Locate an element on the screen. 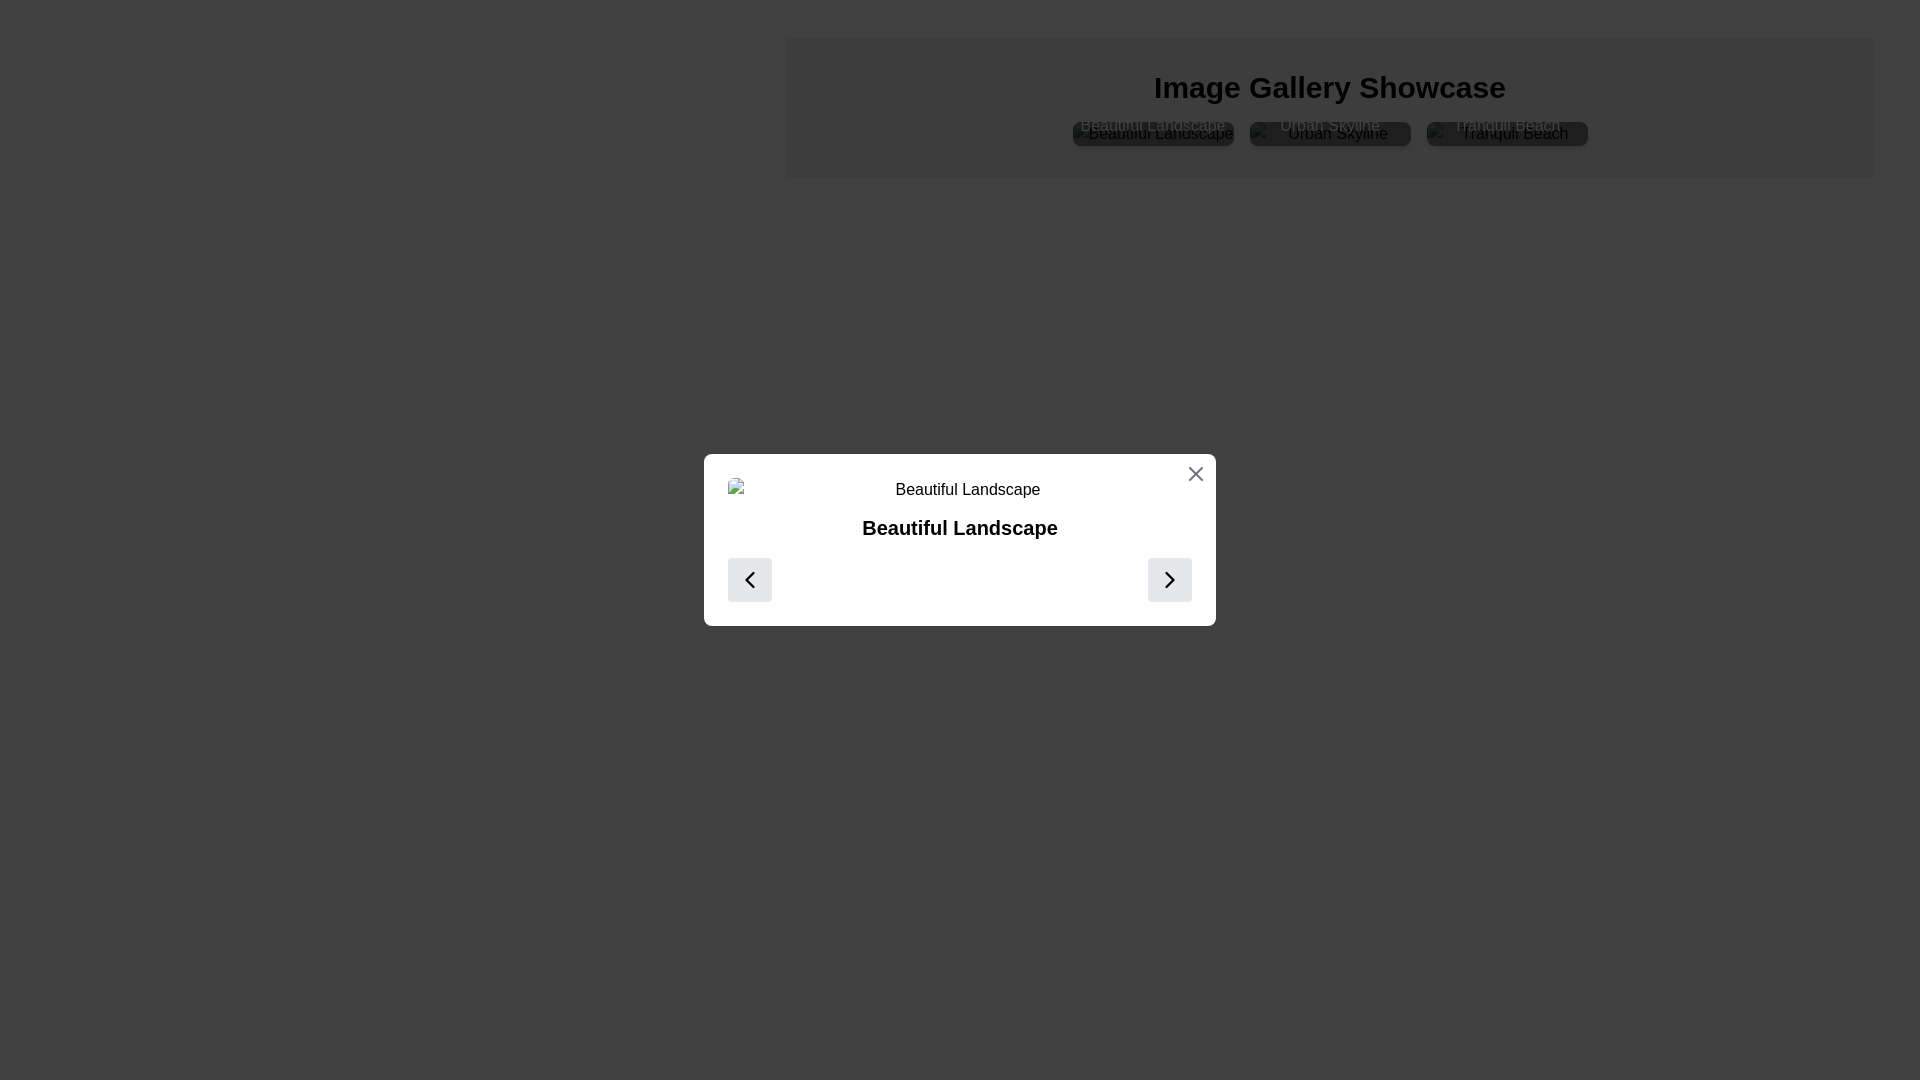  the Close button (icon) located in the top-right corner of the modal dialog box is located at coordinates (1195, 474).